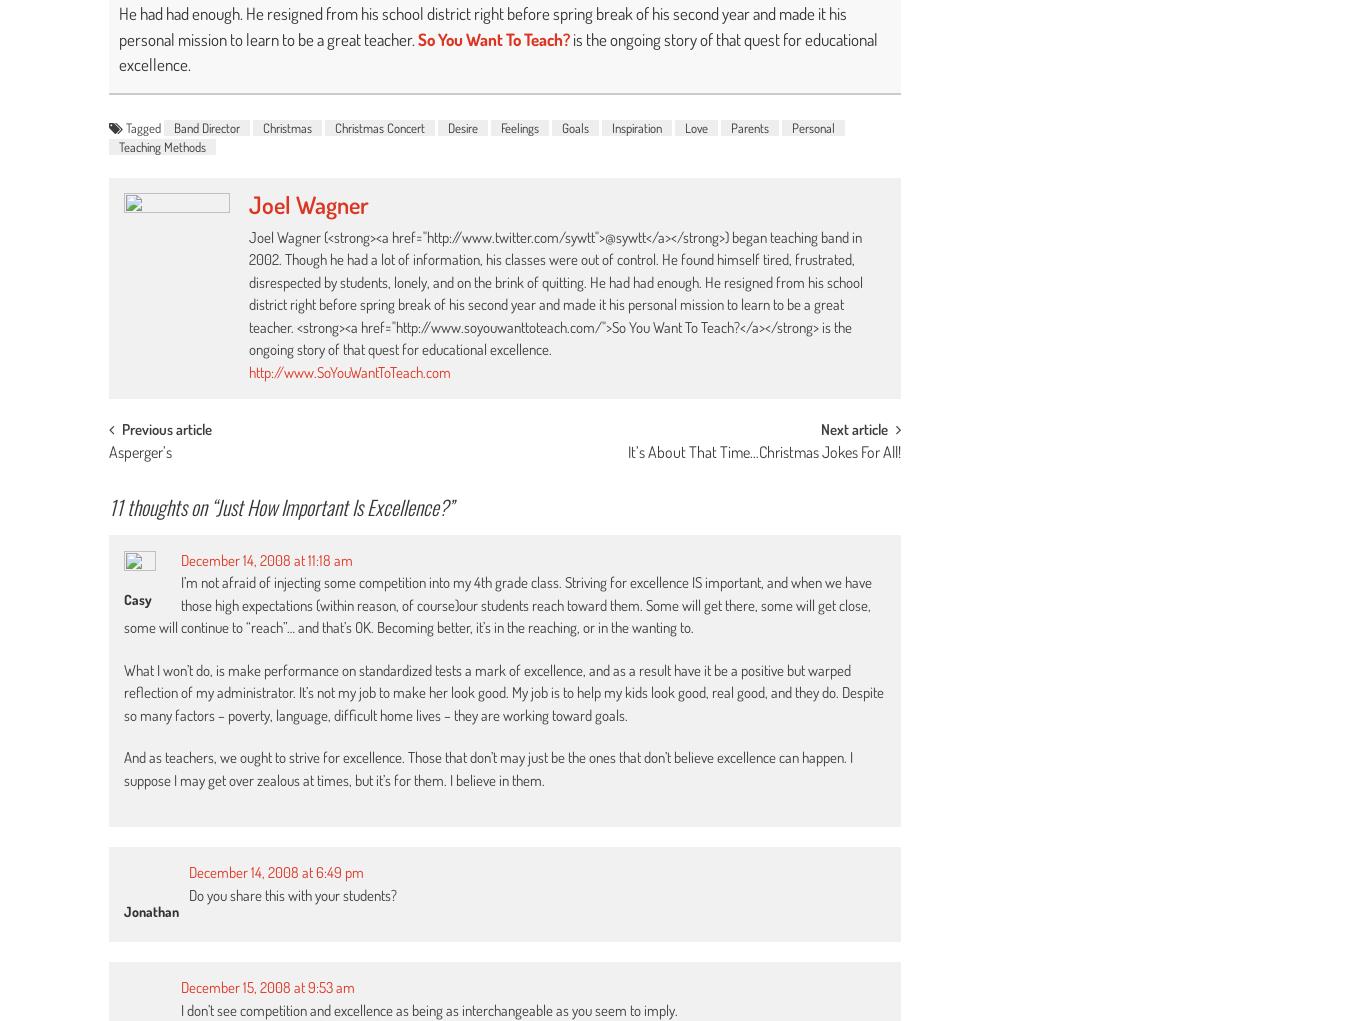 The image size is (1350, 1021). What do you see at coordinates (749, 127) in the screenshot?
I see `'Parents'` at bounding box center [749, 127].